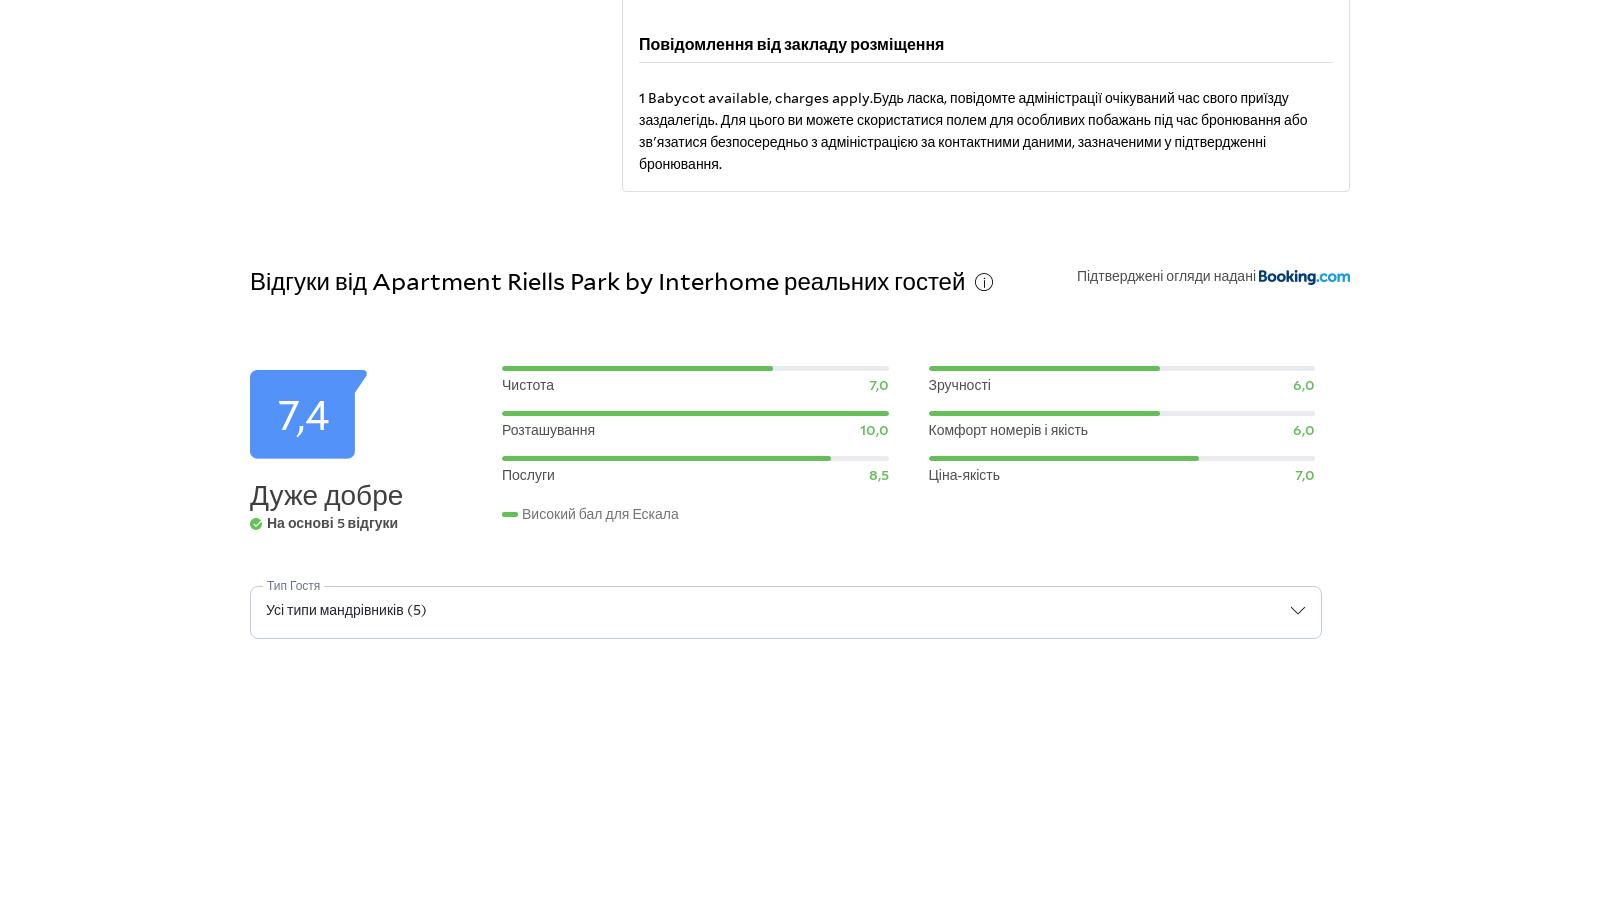 The height and width of the screenshot is (904, 1600). I want to click on 'На основі  5  відгуки', so click(332, 521).